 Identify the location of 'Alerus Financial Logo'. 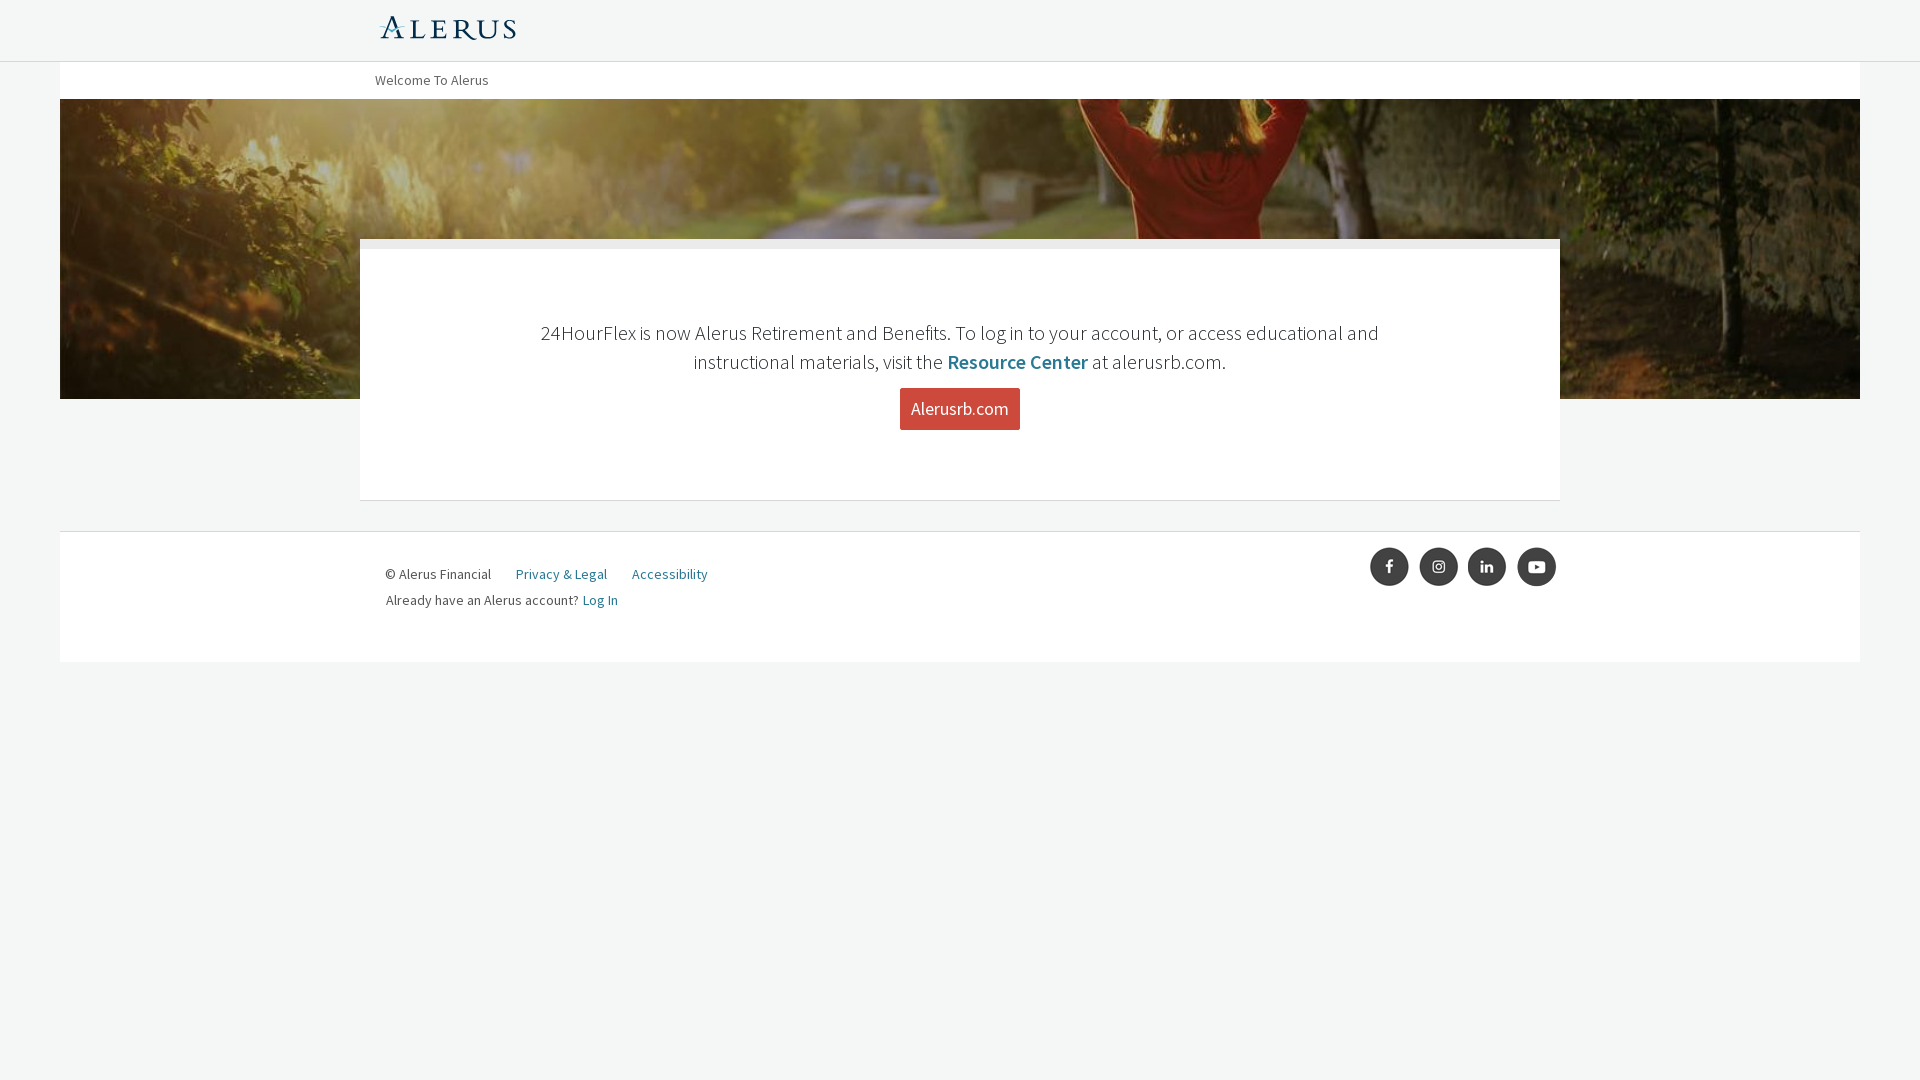
(446, 30).